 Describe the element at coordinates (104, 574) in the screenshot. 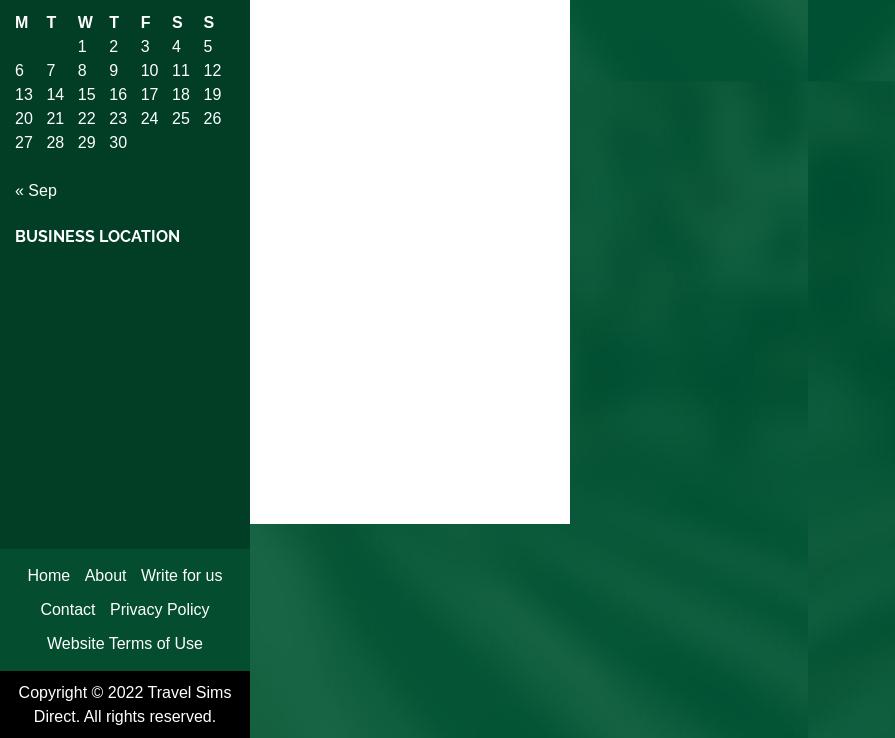

I see `'About'` at that location.